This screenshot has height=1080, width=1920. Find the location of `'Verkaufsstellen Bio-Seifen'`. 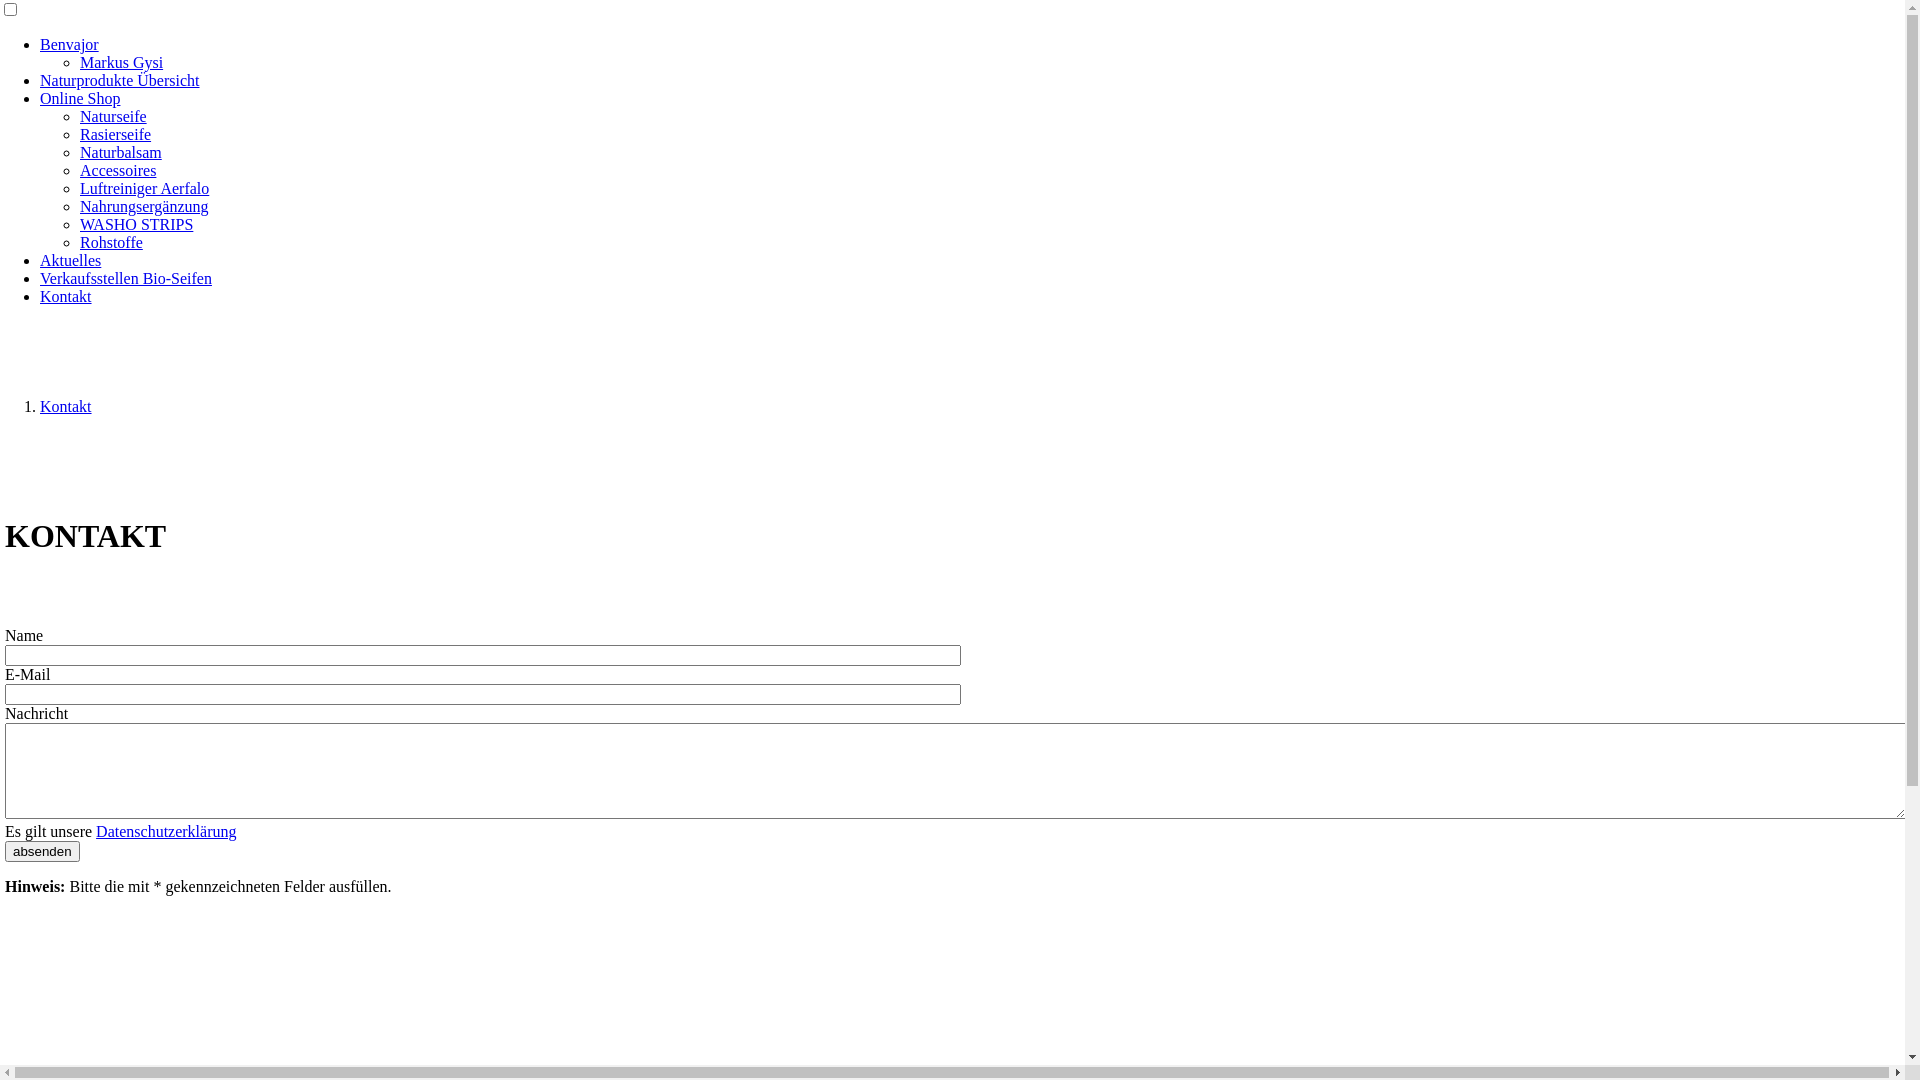

'Verkaufsstellen Bio-Seifen' is located at coordinates (124, 278).